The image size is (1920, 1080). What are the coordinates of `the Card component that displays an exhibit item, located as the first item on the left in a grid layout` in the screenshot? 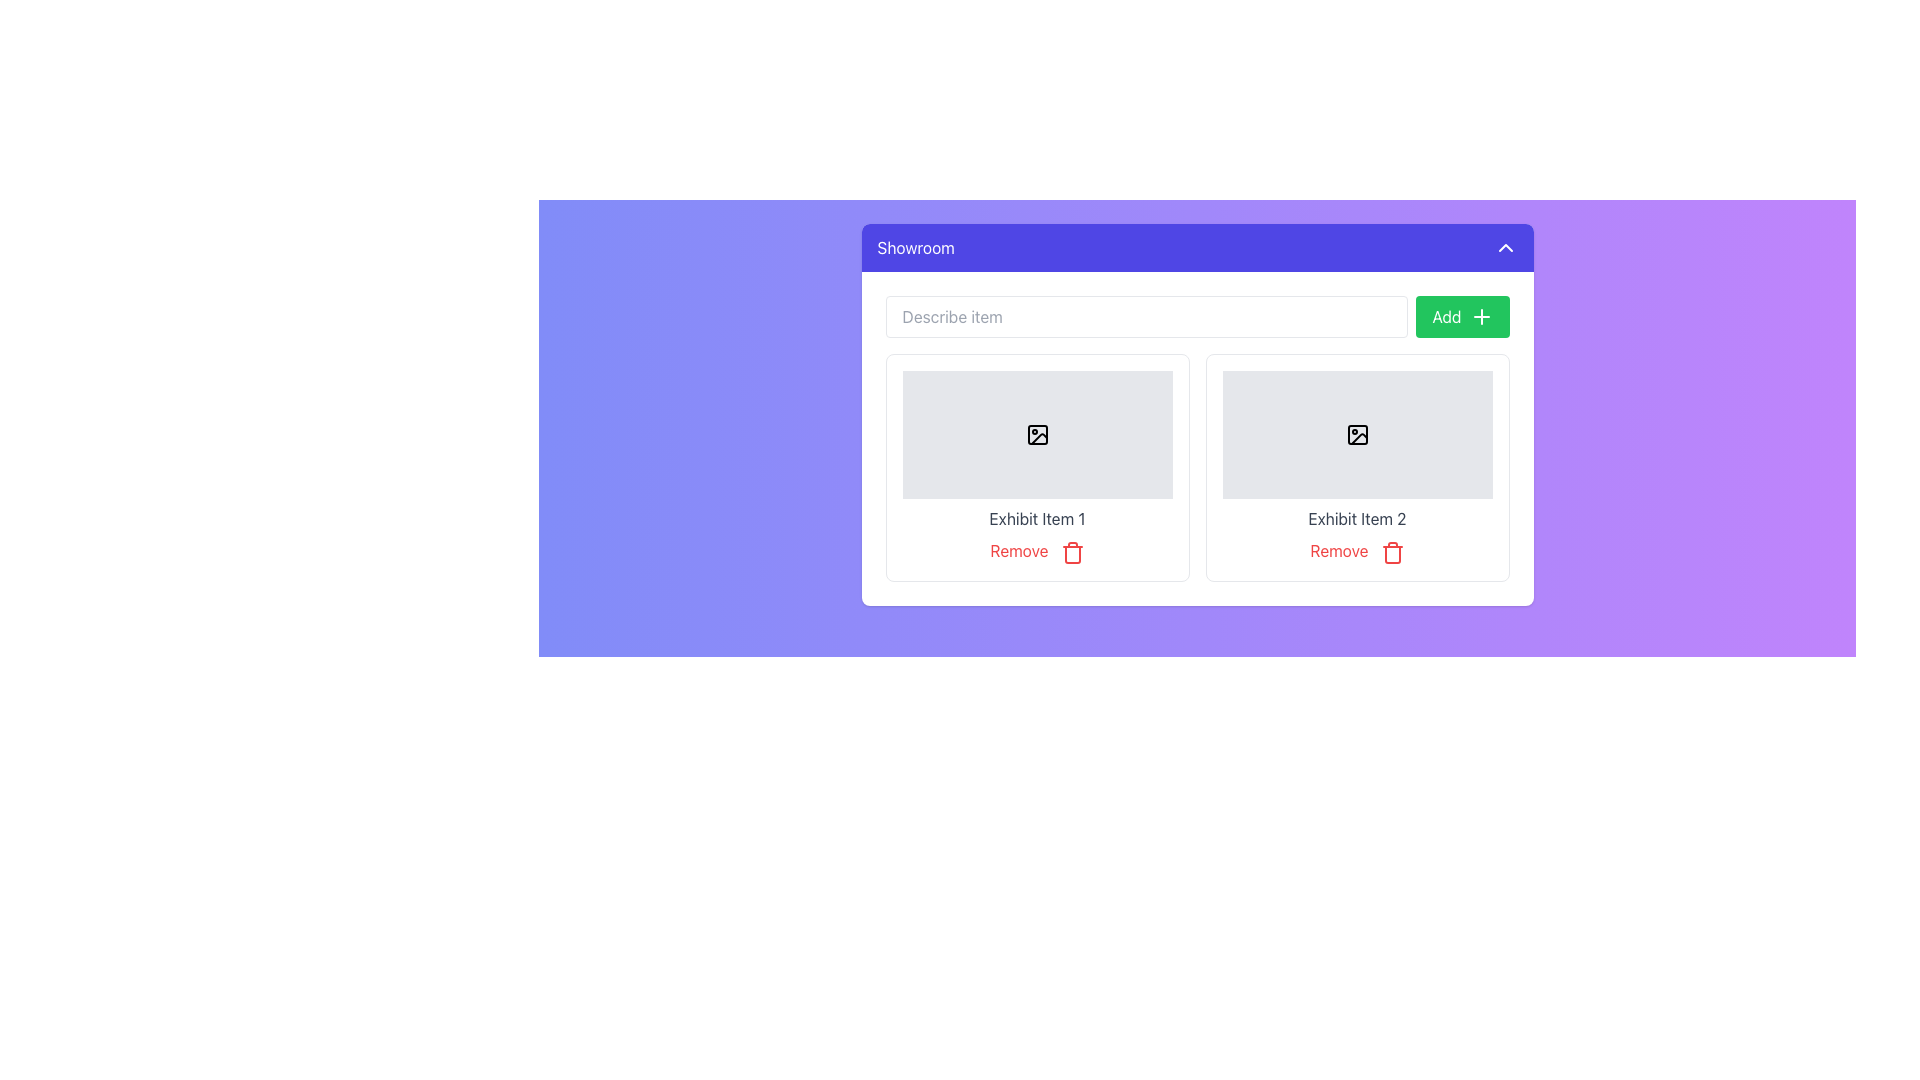 It's located at (1037, 467).